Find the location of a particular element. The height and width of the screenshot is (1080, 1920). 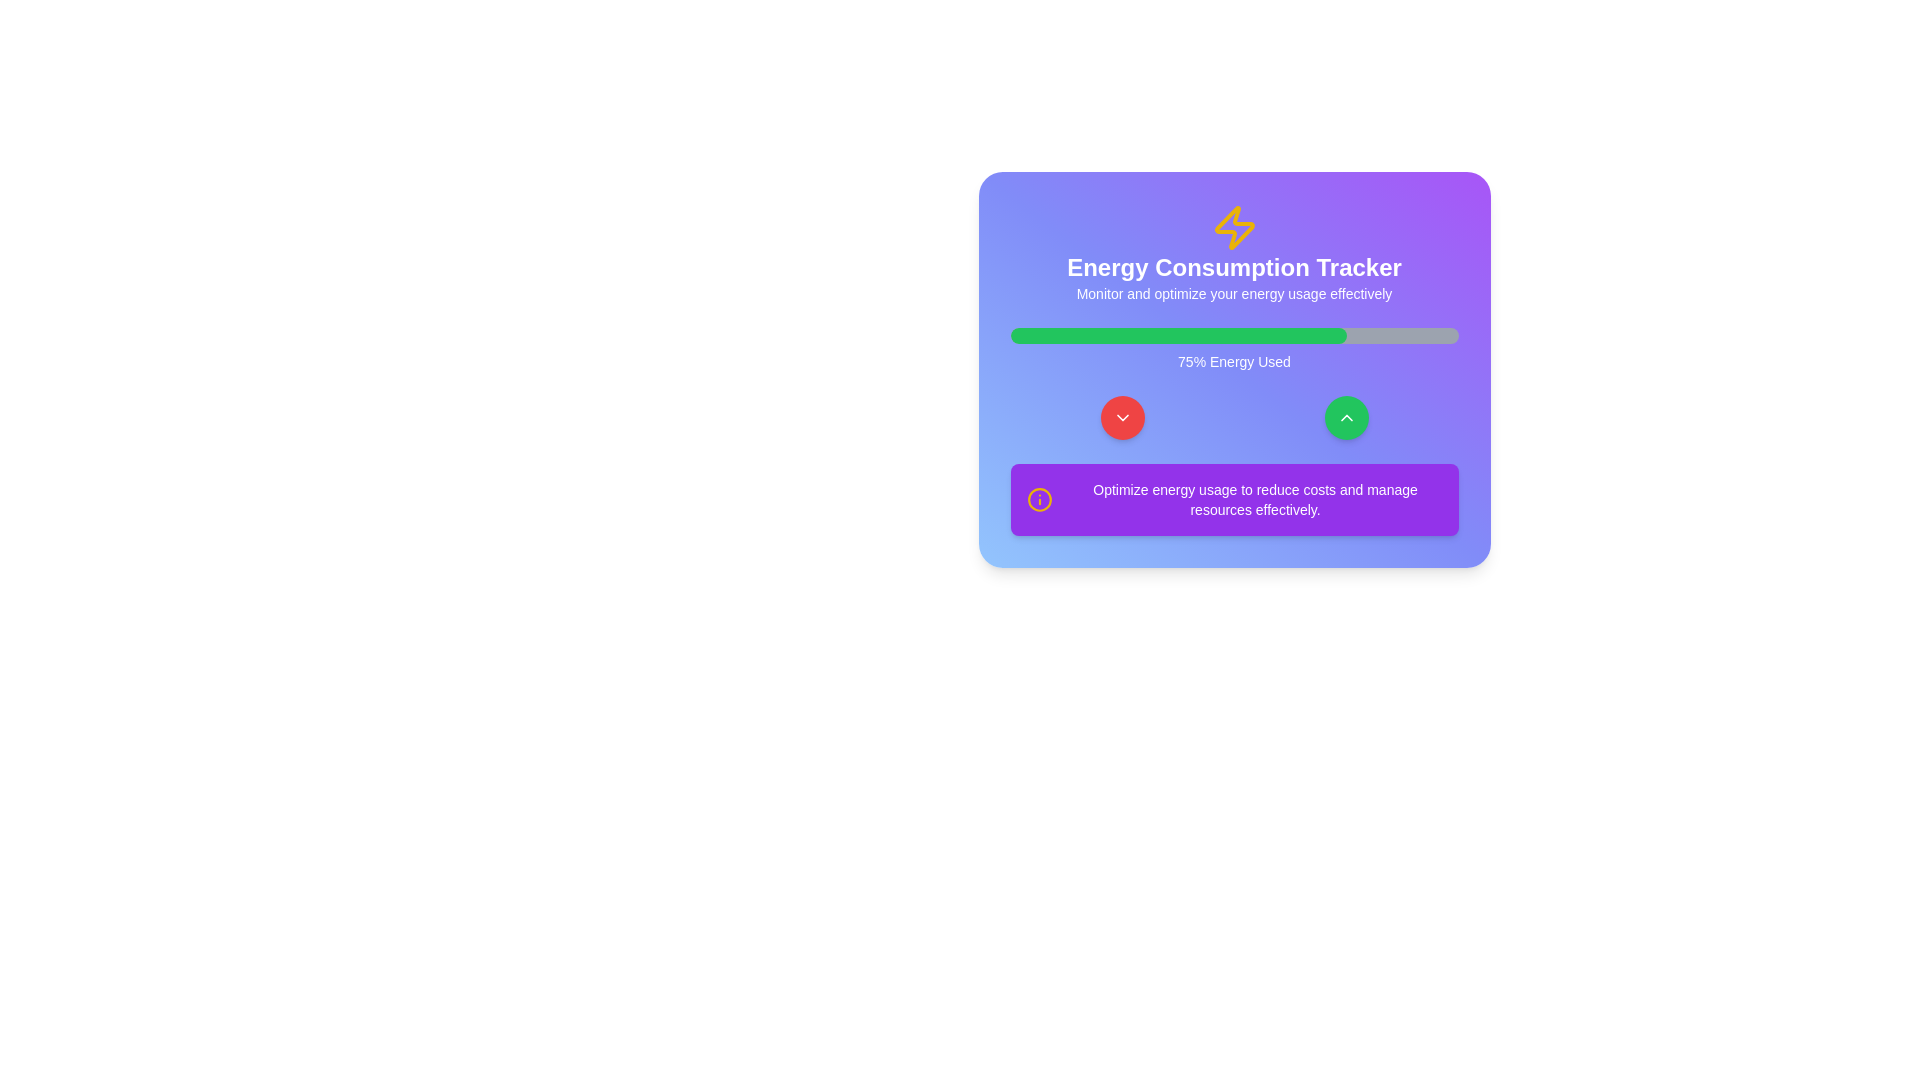

the circular information icon with a yellow outline and transparent center, located on the left side of a purple section containing a description about optimizing energy usage is located at coordinates (1039, 499).